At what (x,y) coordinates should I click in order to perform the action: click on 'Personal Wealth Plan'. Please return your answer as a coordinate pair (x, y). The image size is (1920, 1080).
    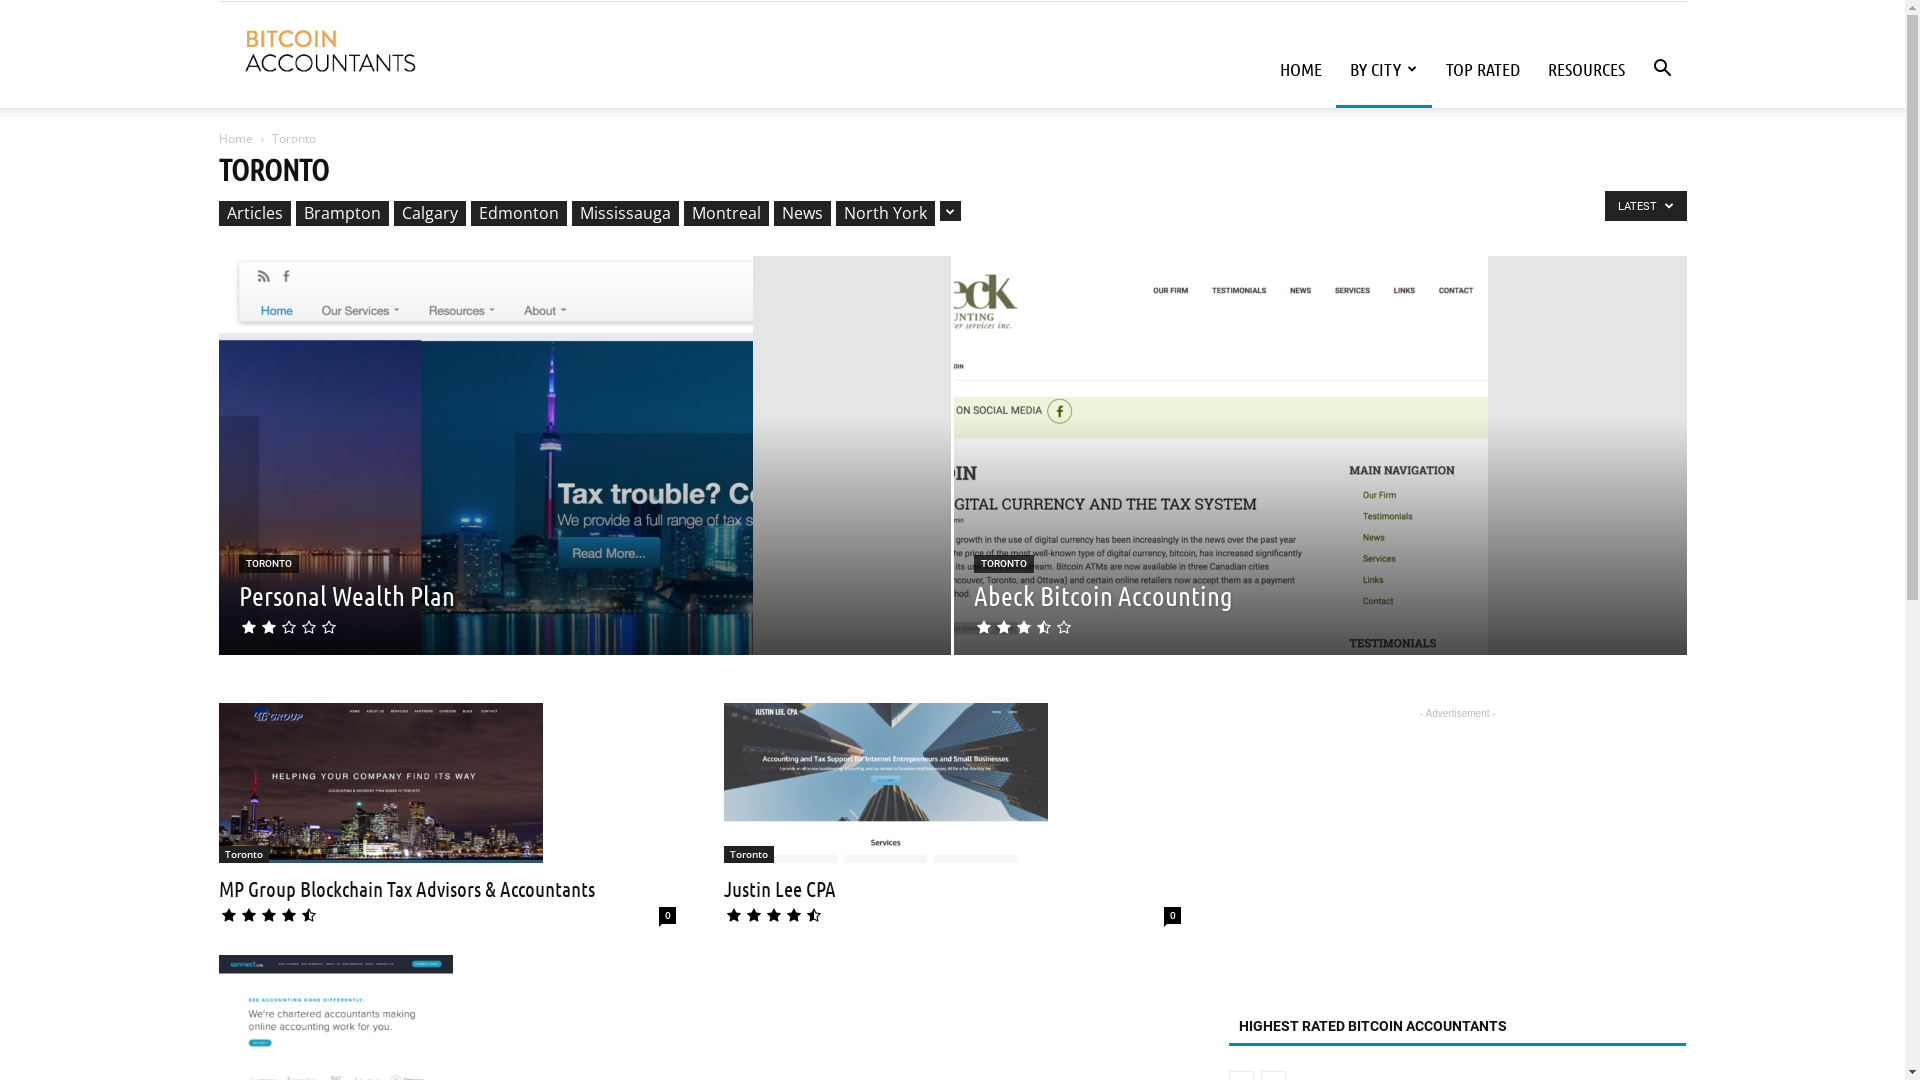
    Looking at the image, I should click on (238, 593).